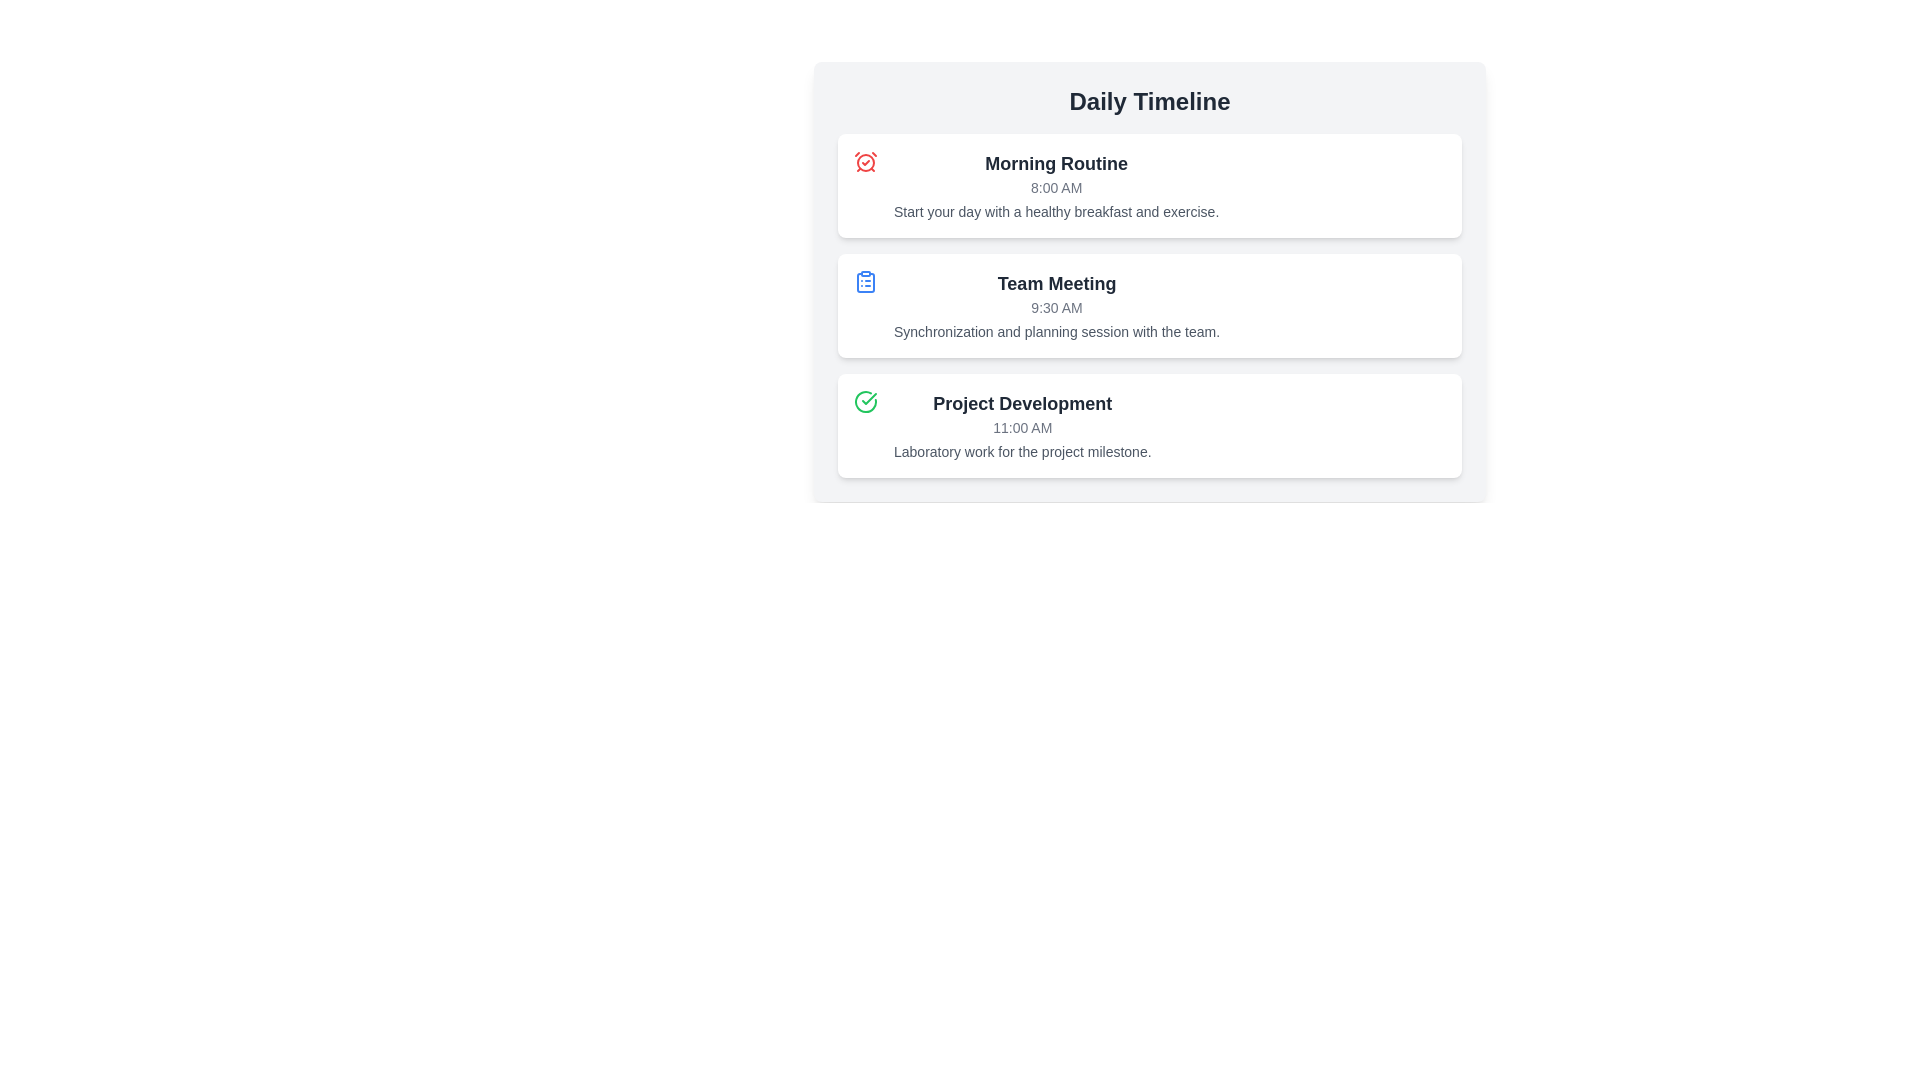 The width and height of the screenshot is (1920, 1080). I want to click on text content of the bold, black label 'Project Development' which is the first element in the timeline section under 'Daily Timeline', so click(1022, 404).